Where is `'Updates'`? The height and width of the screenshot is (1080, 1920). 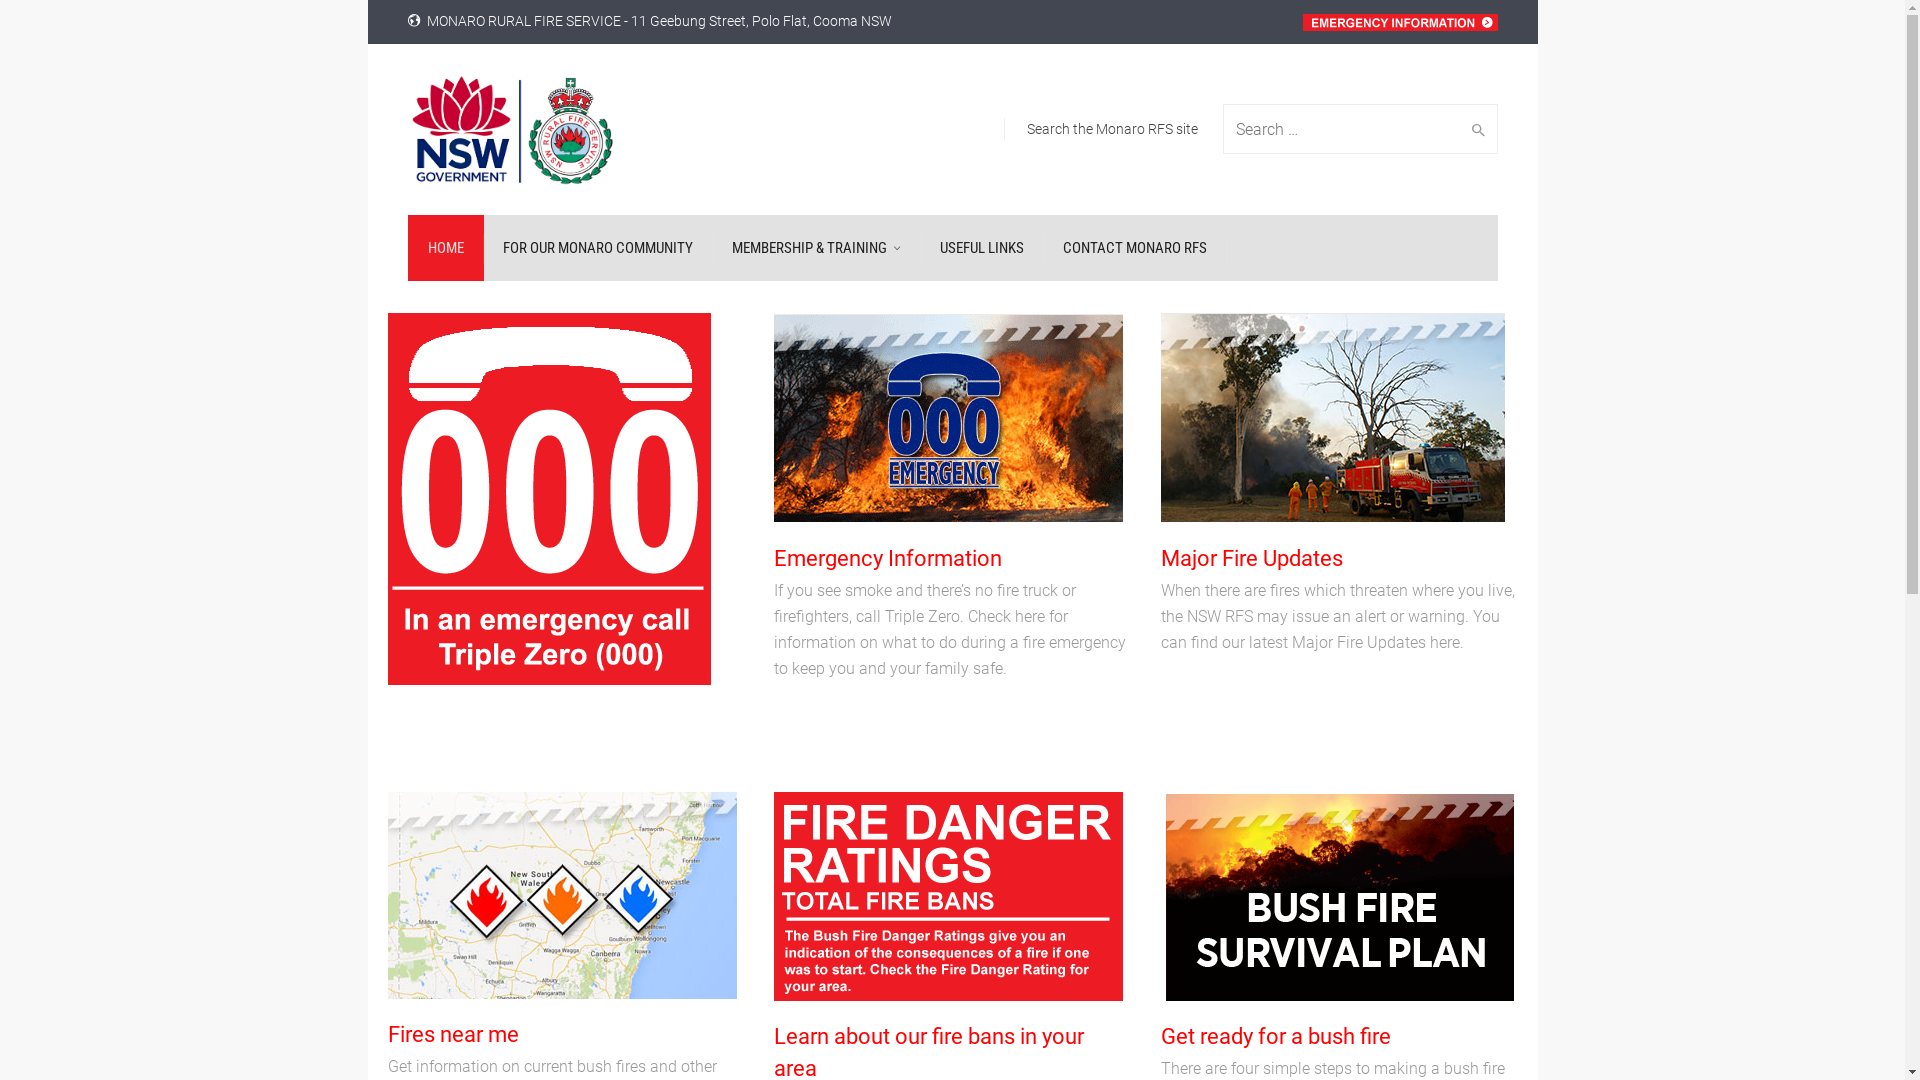
'Updates' is located at coordinates (1333, 416).